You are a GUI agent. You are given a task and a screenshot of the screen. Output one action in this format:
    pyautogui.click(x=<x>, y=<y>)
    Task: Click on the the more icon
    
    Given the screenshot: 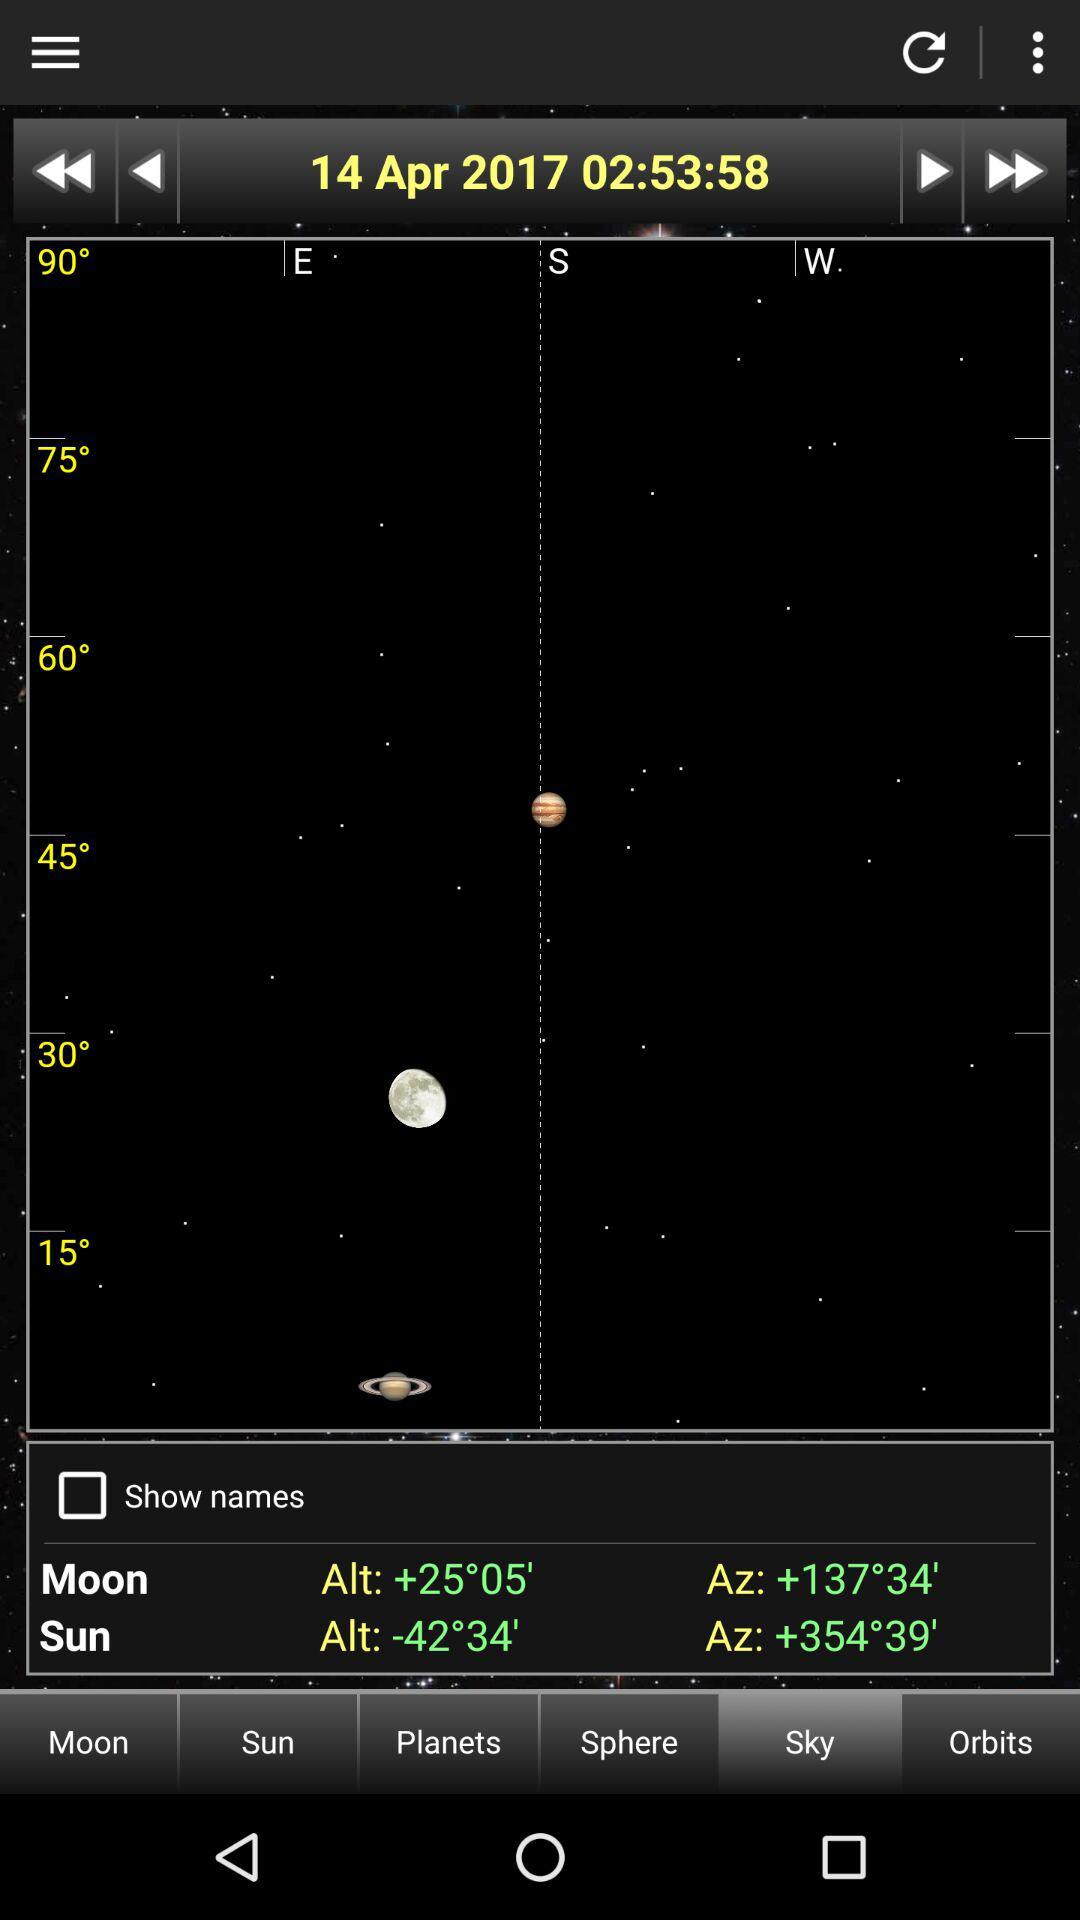 What is the action you would take?
    pyautogui.click(x=1036, y=52)
    